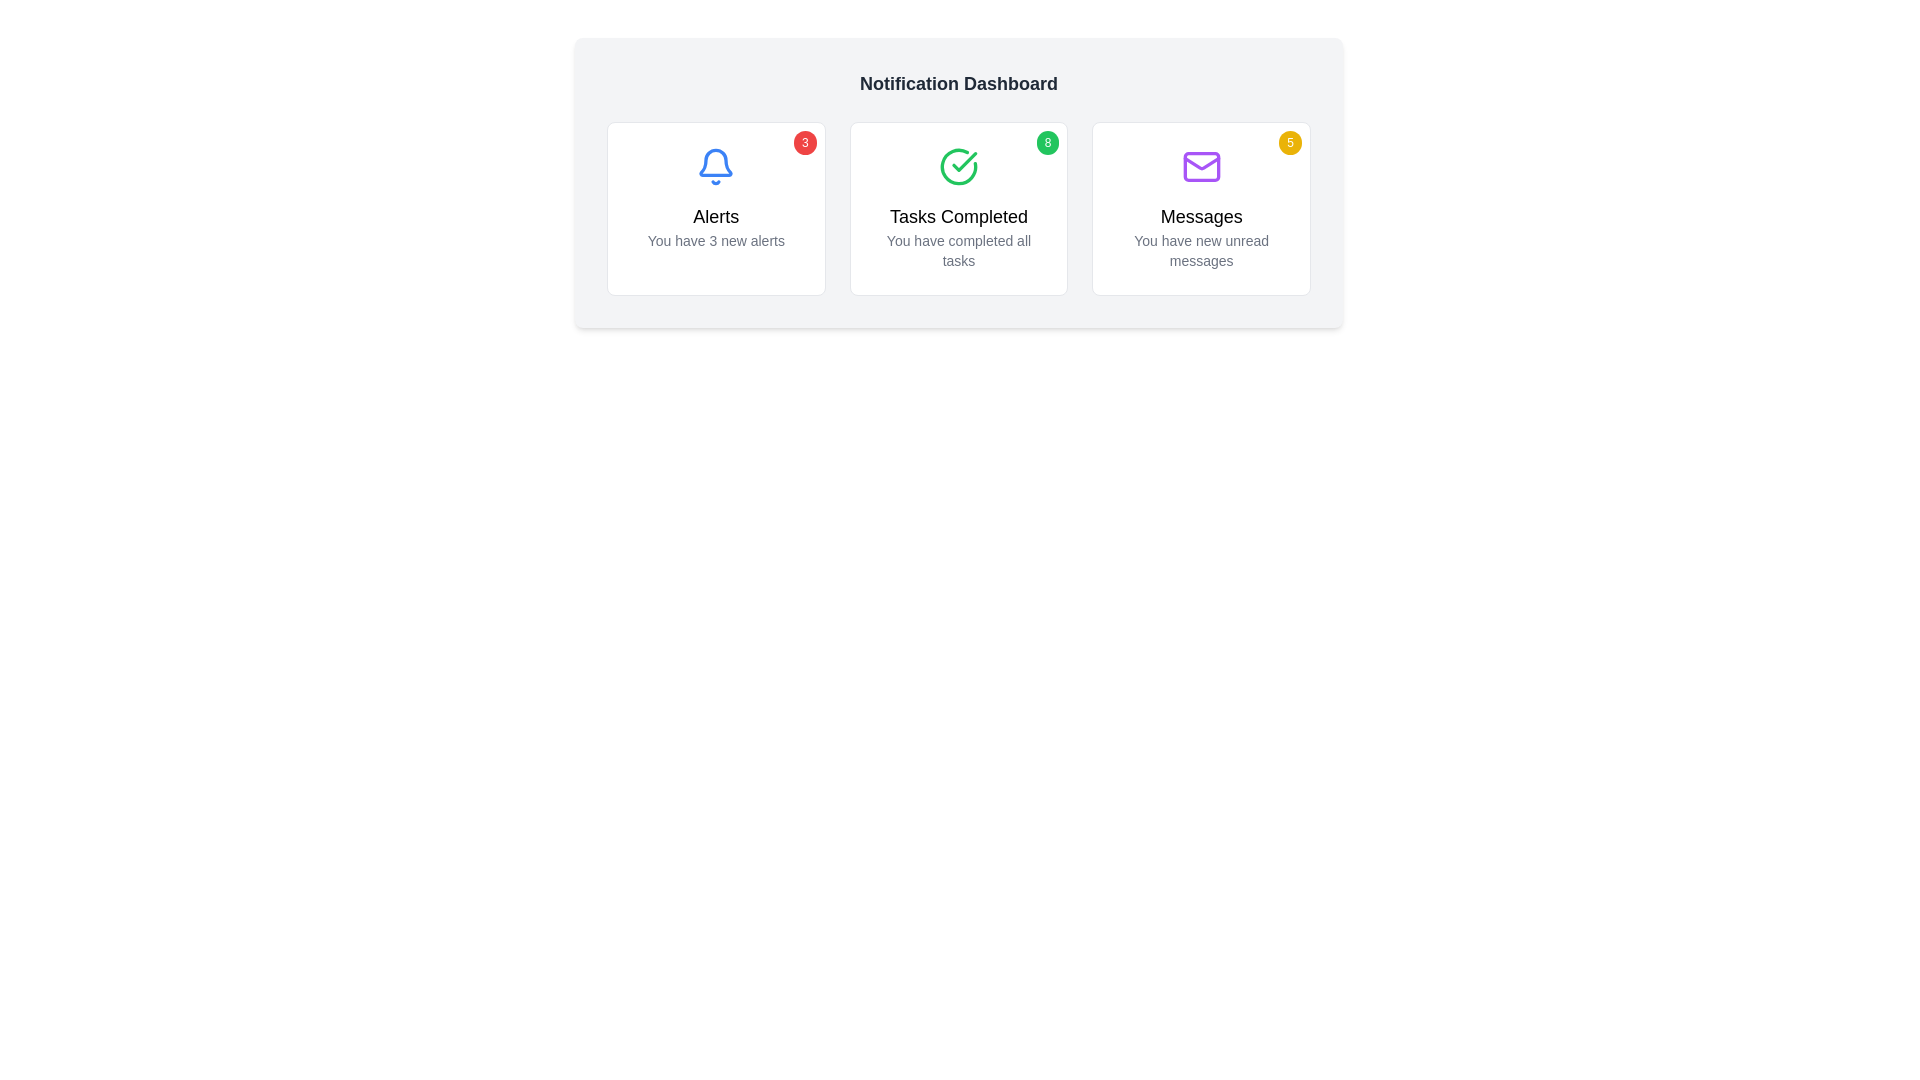  I want to click on the curved, bell-shaped notification icon with a blue stroke located in the 'Alerts' section of the Notification Dashboard, so click(716, 161).